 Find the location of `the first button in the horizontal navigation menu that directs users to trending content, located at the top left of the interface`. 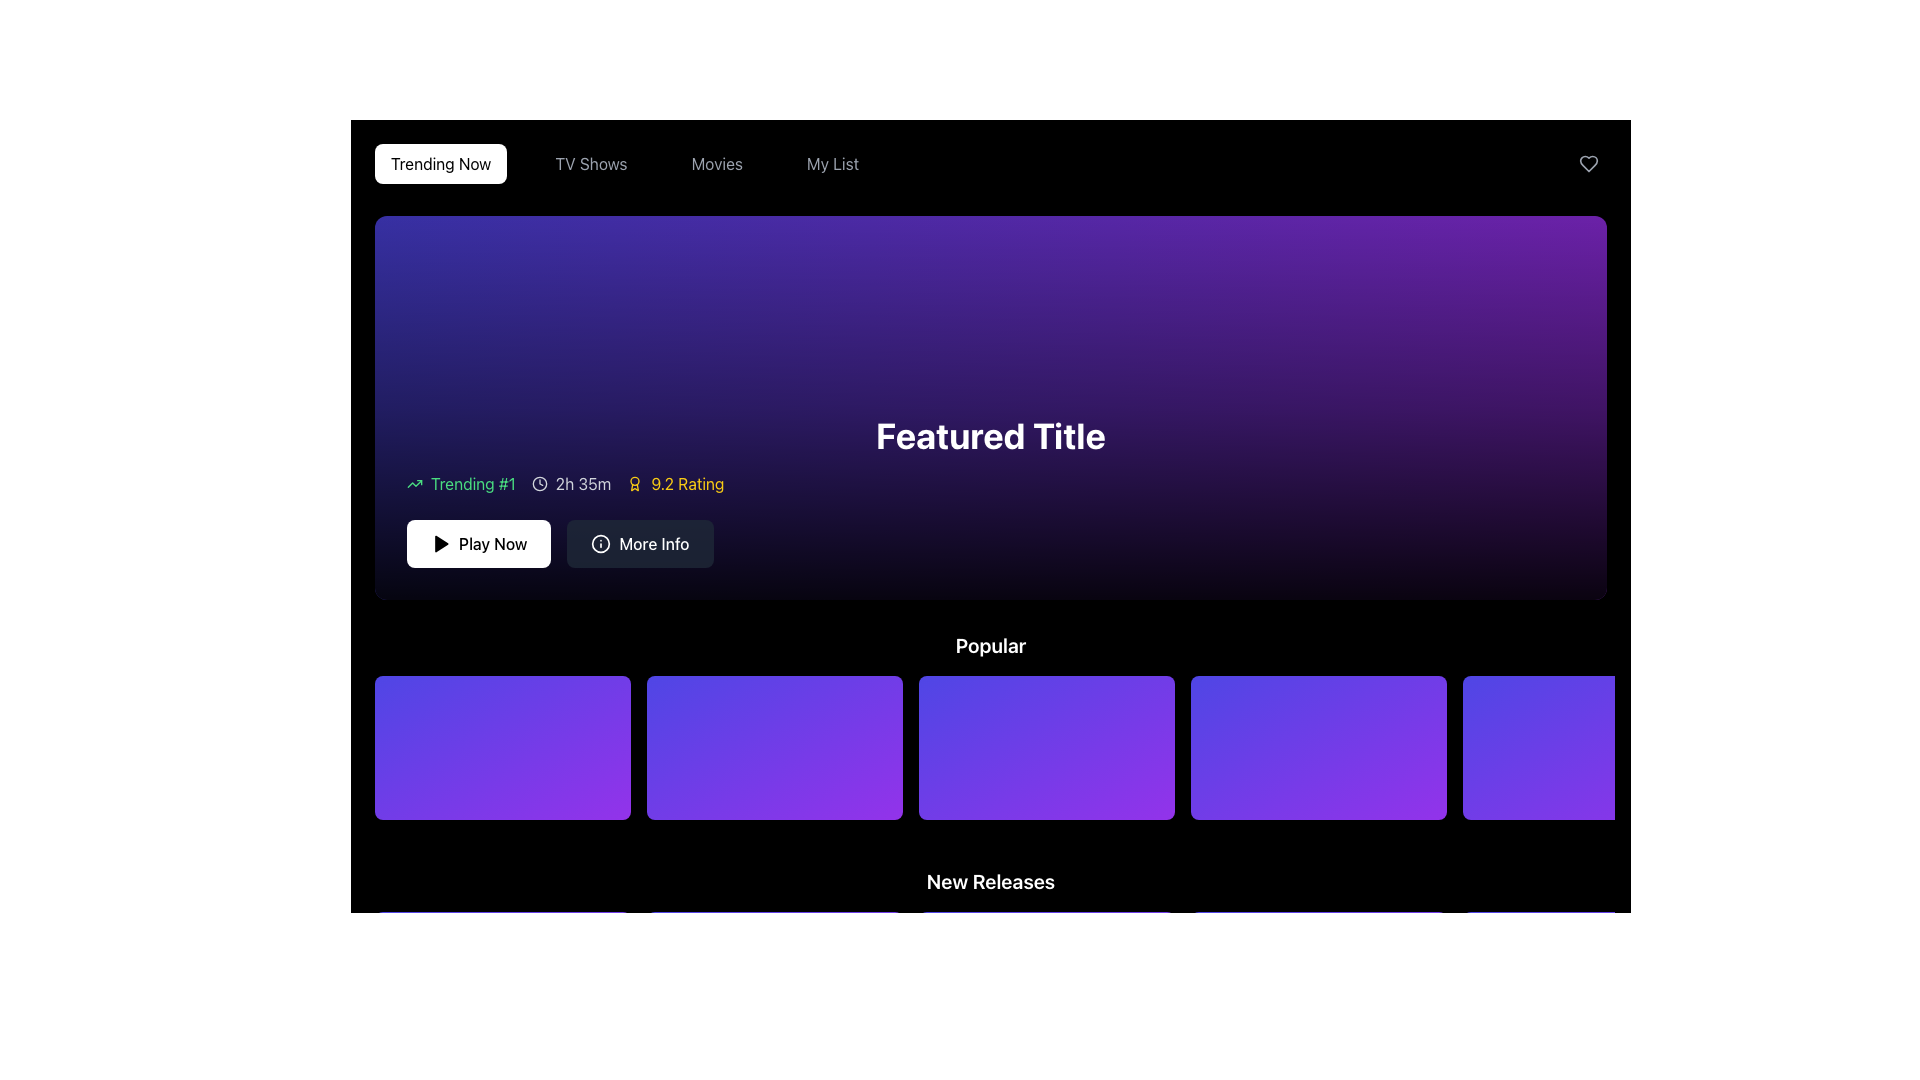

the first button in the horizontal navigation menu that directs users to trending content, located at the top left of the interface is located at coordinates (440, 163).